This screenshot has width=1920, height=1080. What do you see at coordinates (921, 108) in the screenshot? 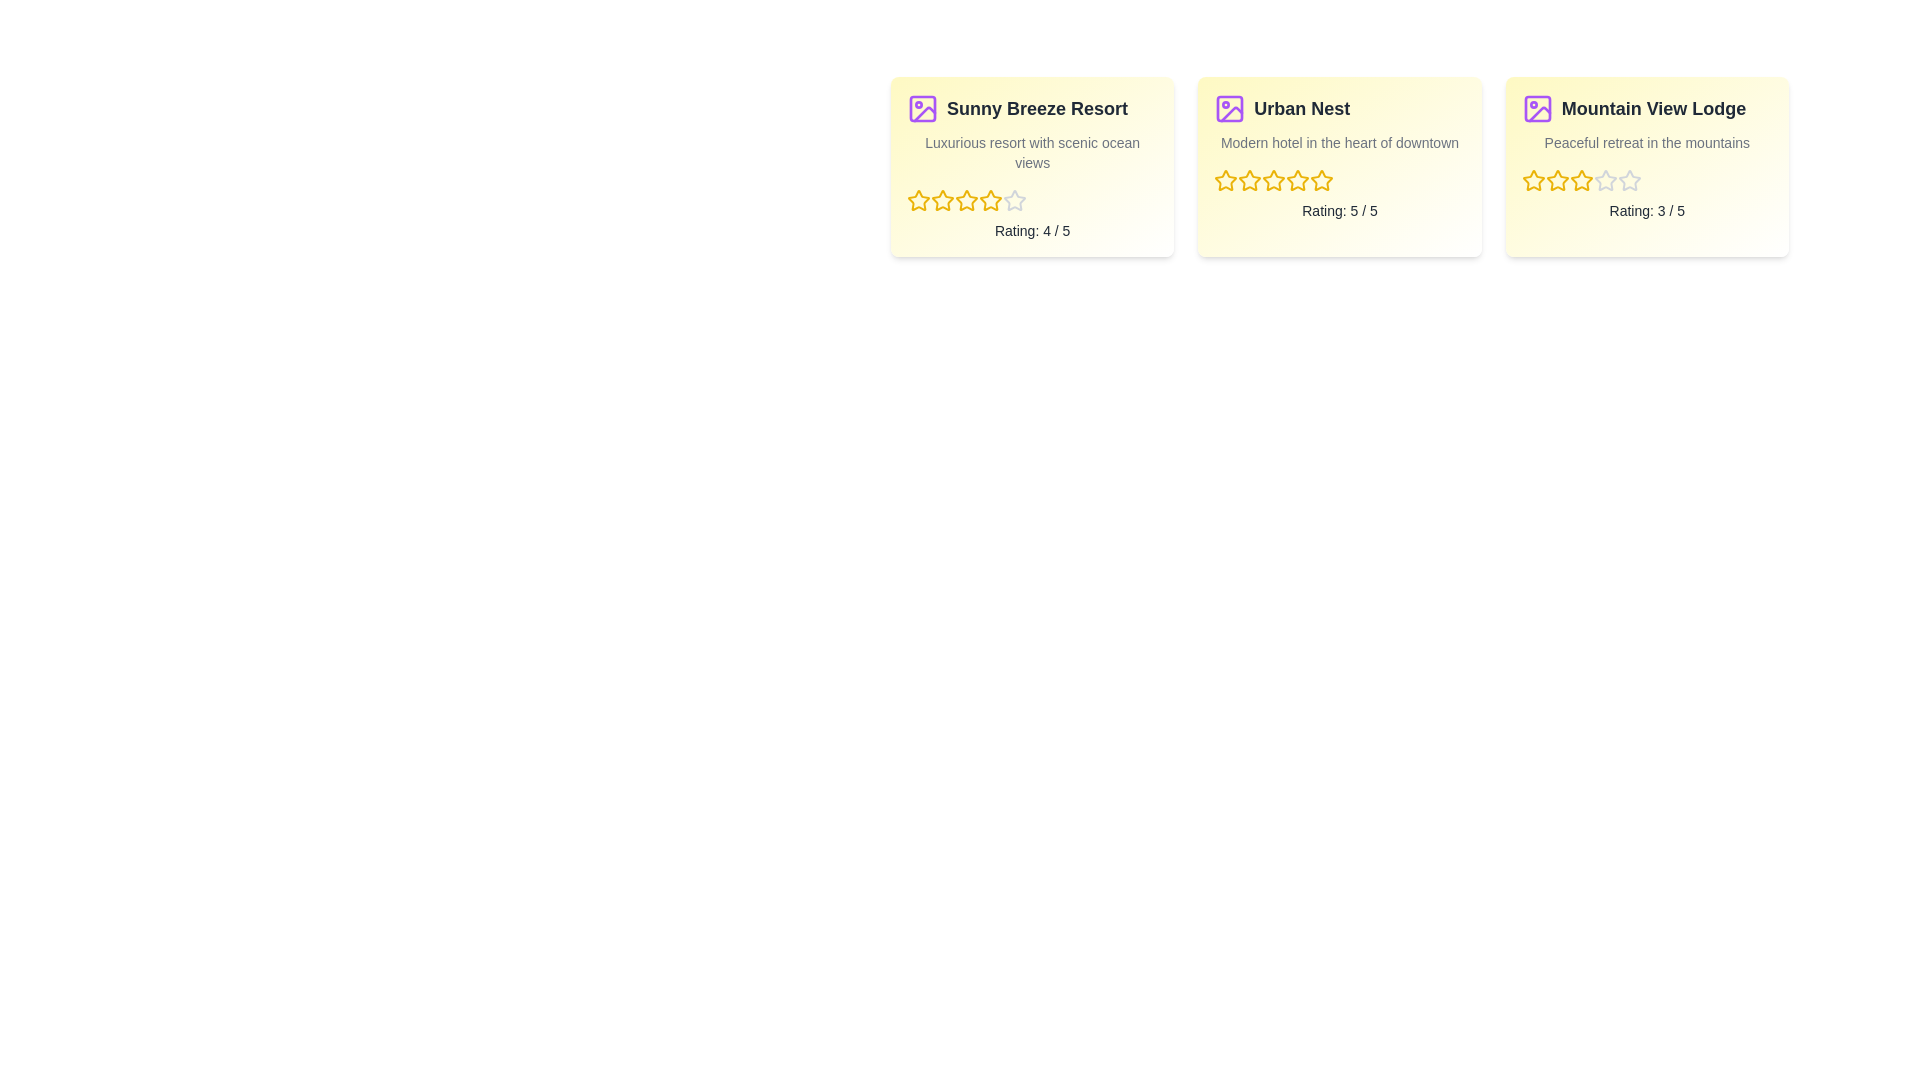
I see `the image icon of the hotel named Sunny Breeze Resort` at bounding box center [921, 108].